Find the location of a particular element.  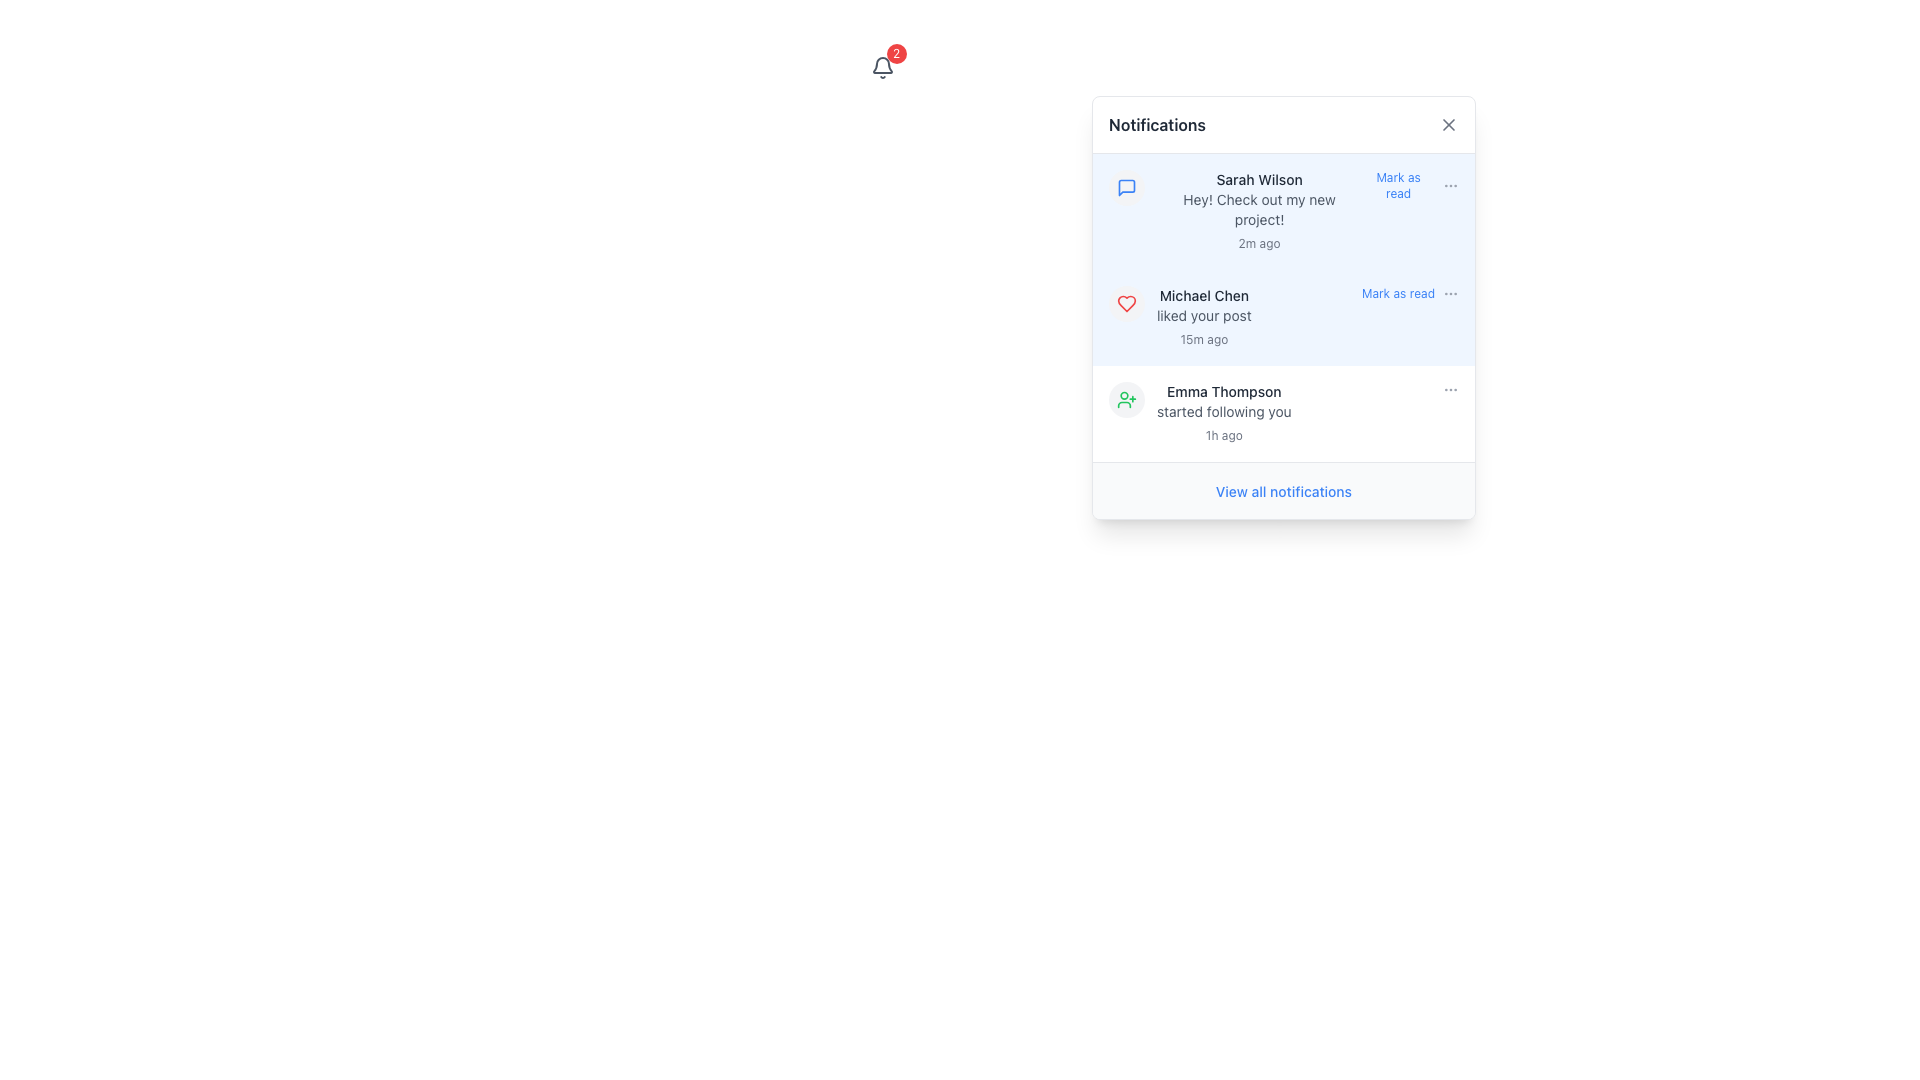

static text label displaying the user name 'Michael Chen' in the notification panel, which is located above the text 'liked your post' and '15m ago' is located at coordinates (1203, 296).